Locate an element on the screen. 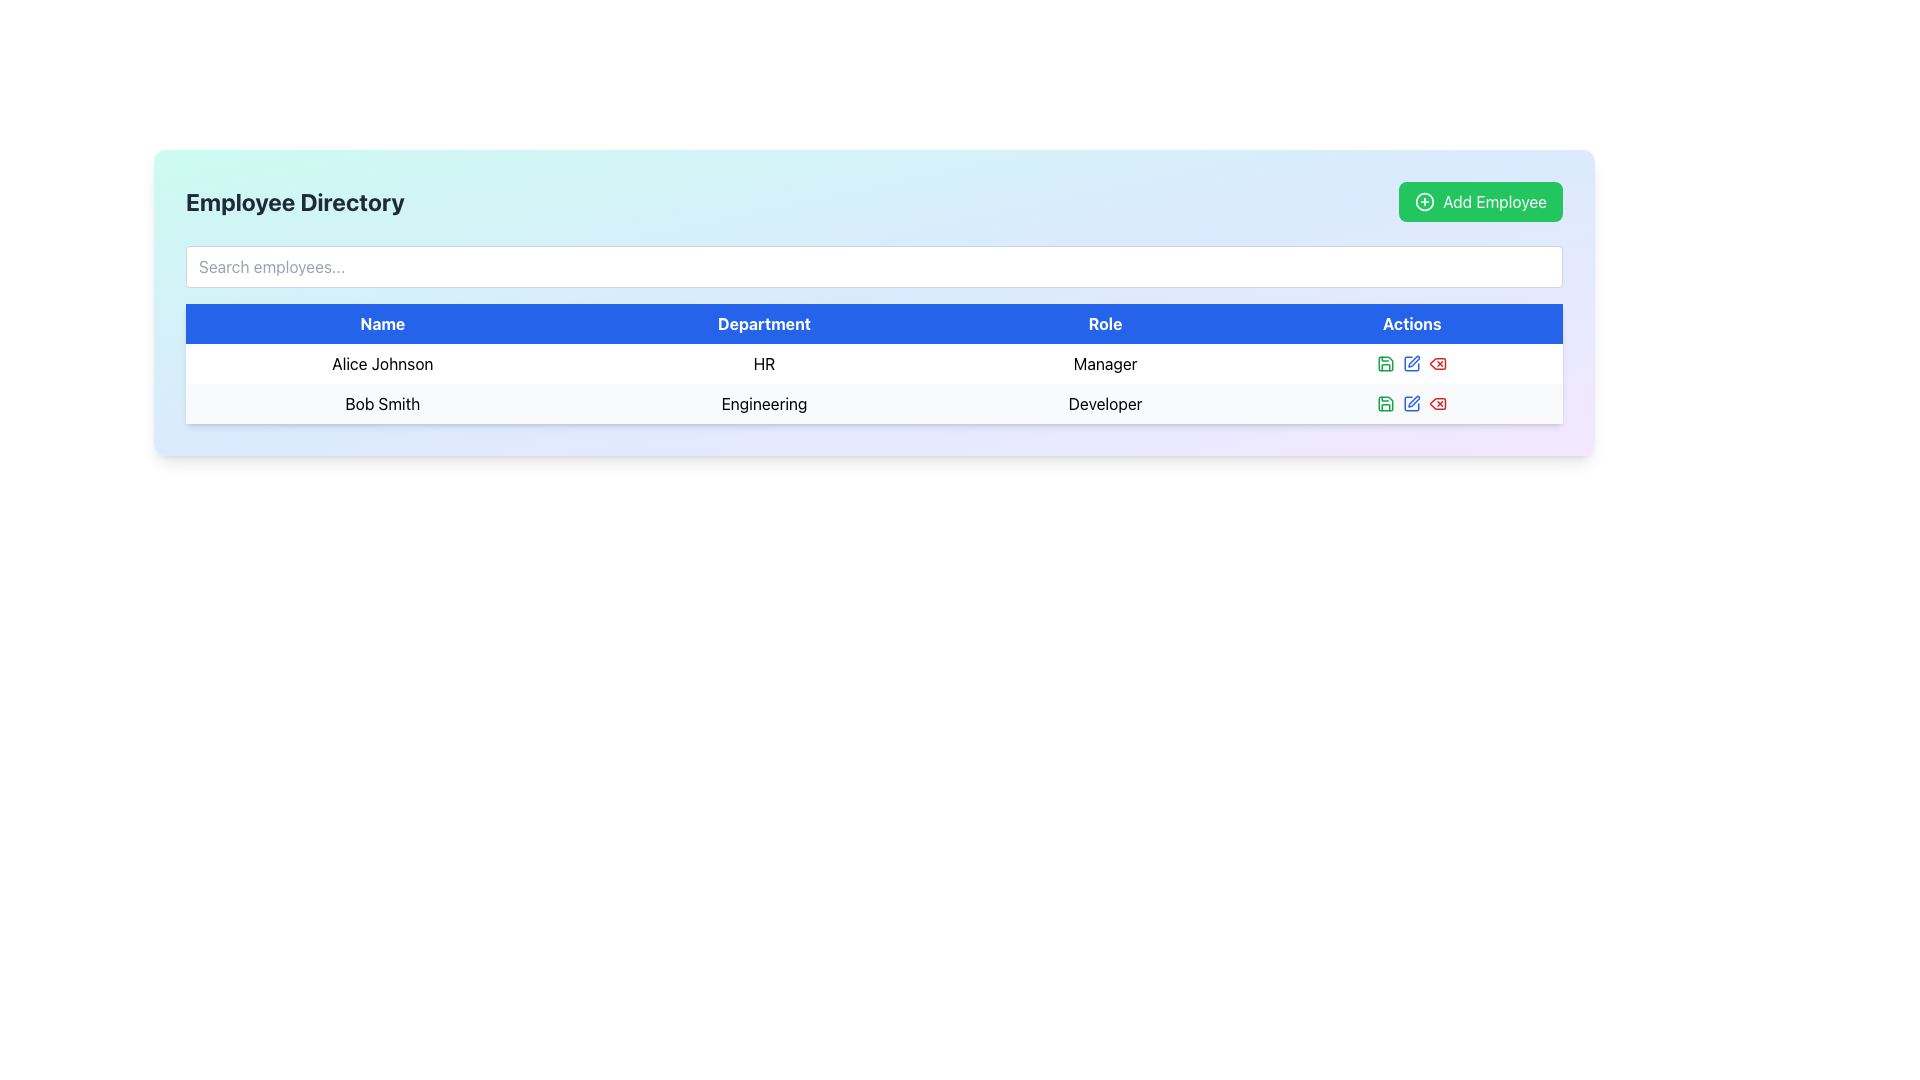  the text label 'Bob Smith' located in the second row of the table under the 'Name' column is located at coordinates (382, 404).